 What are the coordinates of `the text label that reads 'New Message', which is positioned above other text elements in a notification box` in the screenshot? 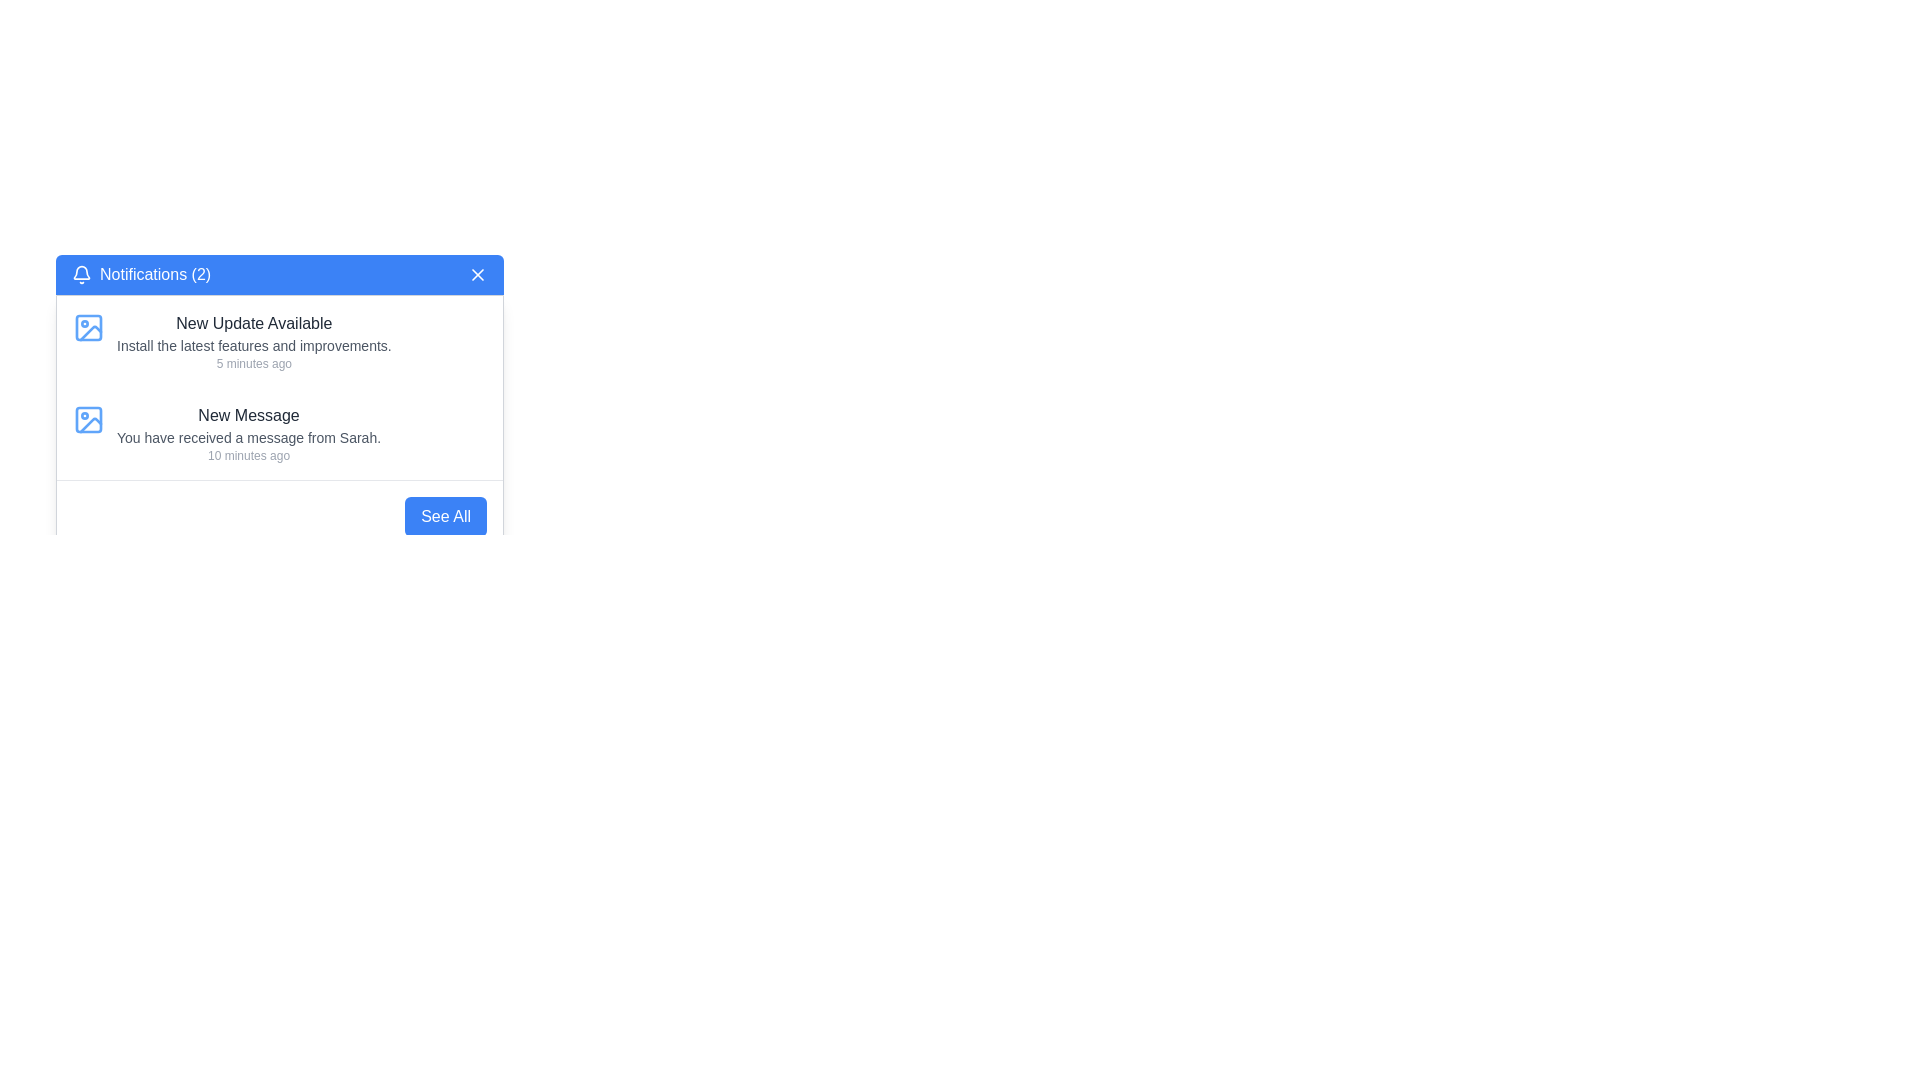 It's located at (248, 415).